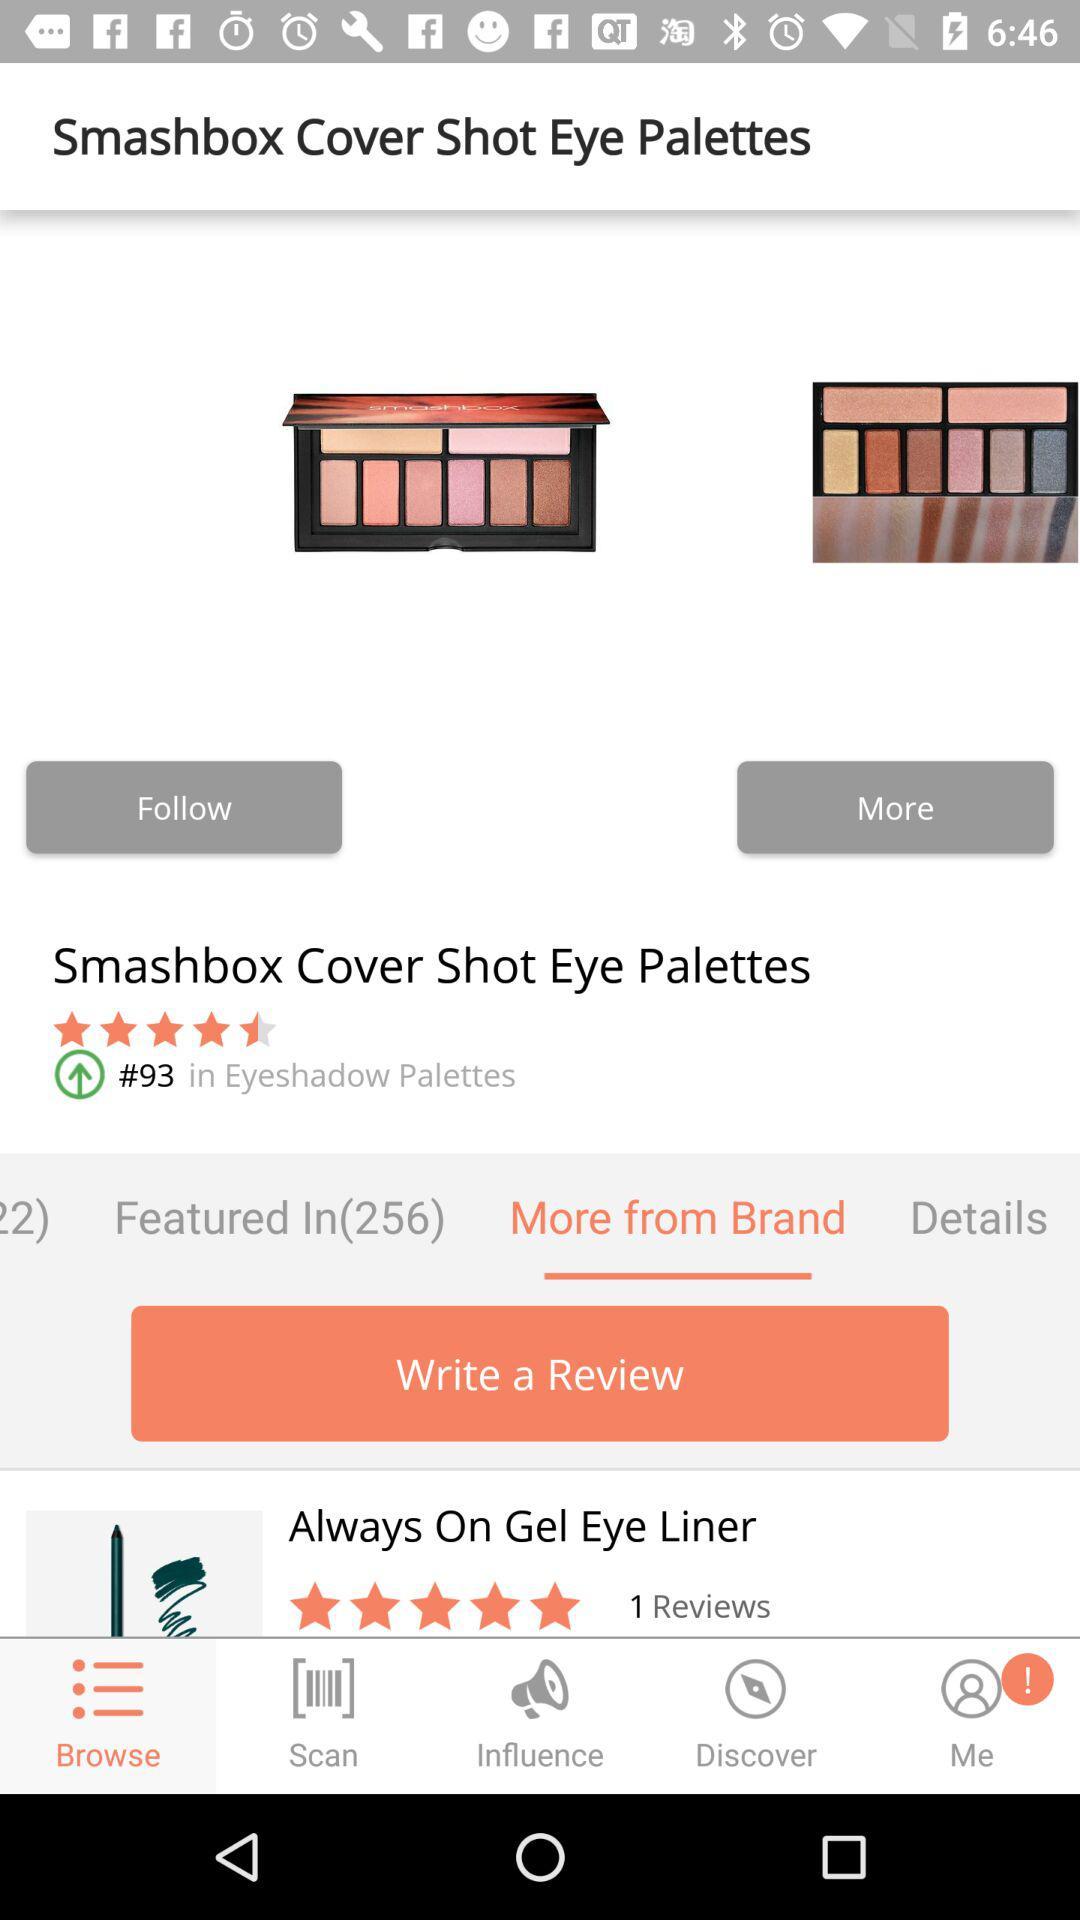  What do you see at coordinates (184, 807) in the screenshot?
I see `the follow button` at bounding box center [184, 807].